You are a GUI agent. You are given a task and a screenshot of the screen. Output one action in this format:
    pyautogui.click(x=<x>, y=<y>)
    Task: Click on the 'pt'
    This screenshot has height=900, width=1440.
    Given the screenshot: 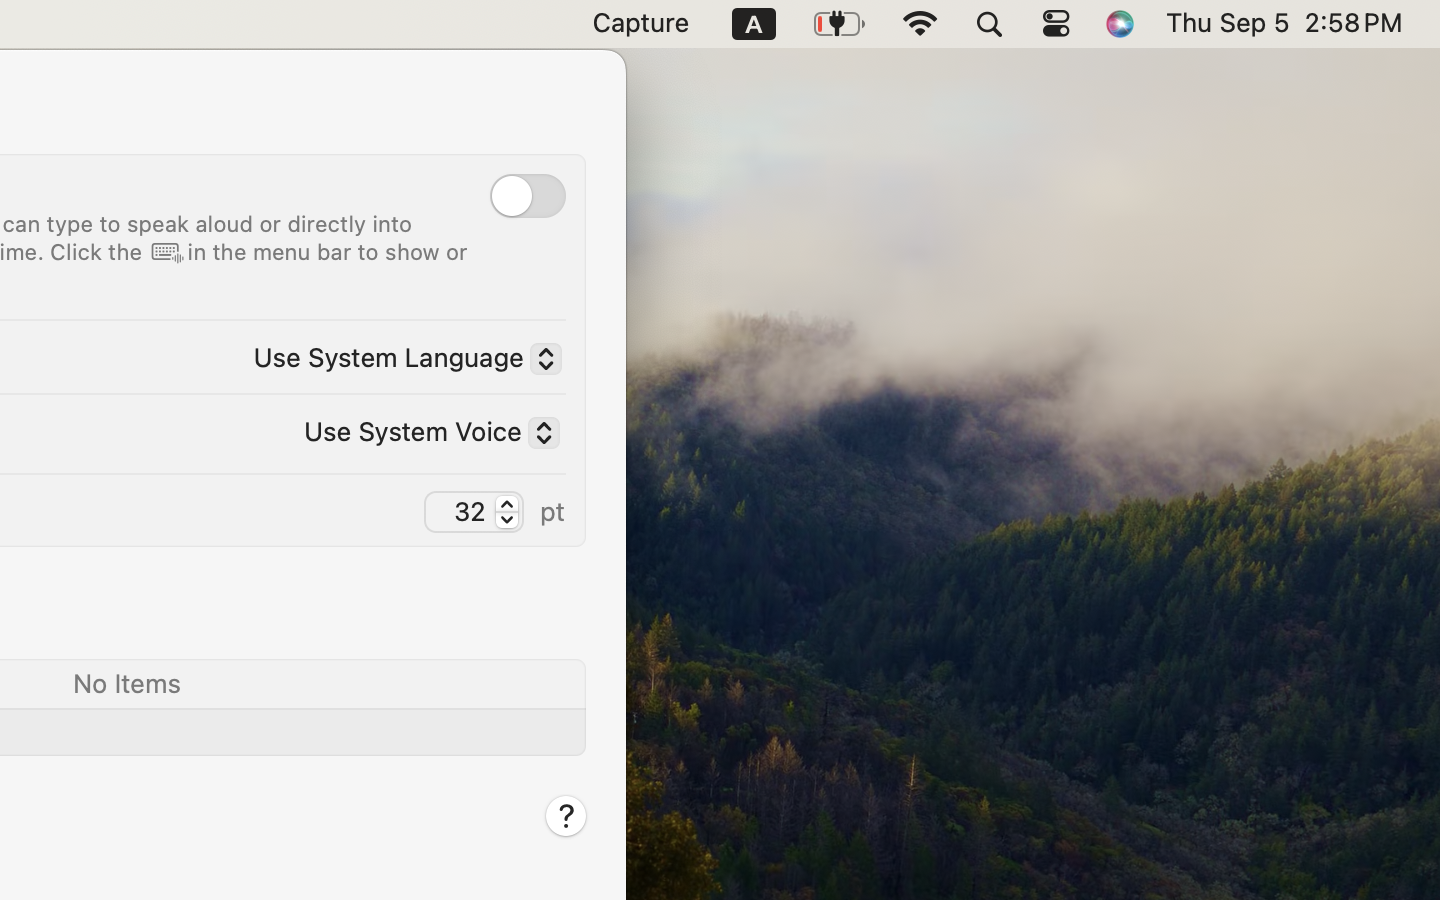 What is the action you would take?
    pyautogui.click(x=552, y=509)
    